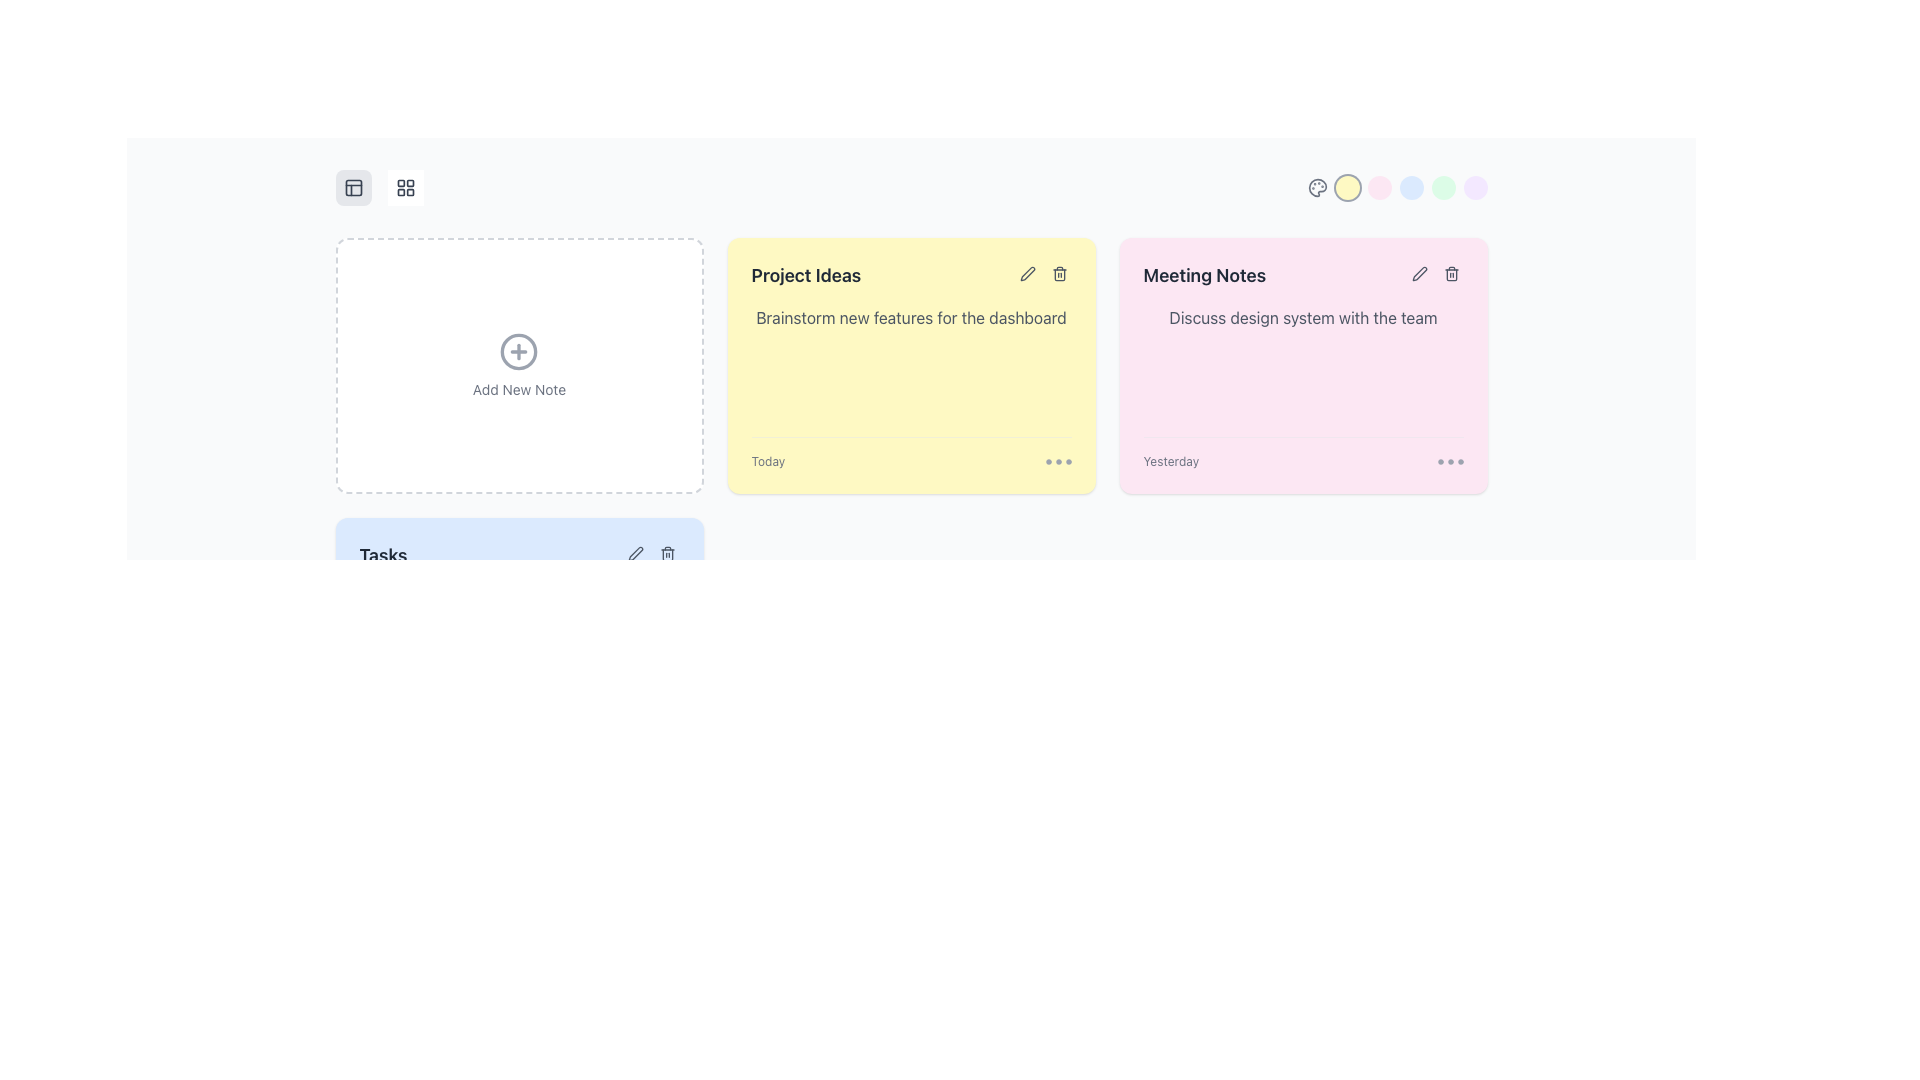 This screenshot has height=1080, width=1920. I want to click on the 'Project Ideas' text label, which is a large, bold, dark gray text situated on a yellow background card in the second column of a grid layout, so click(806, 276).